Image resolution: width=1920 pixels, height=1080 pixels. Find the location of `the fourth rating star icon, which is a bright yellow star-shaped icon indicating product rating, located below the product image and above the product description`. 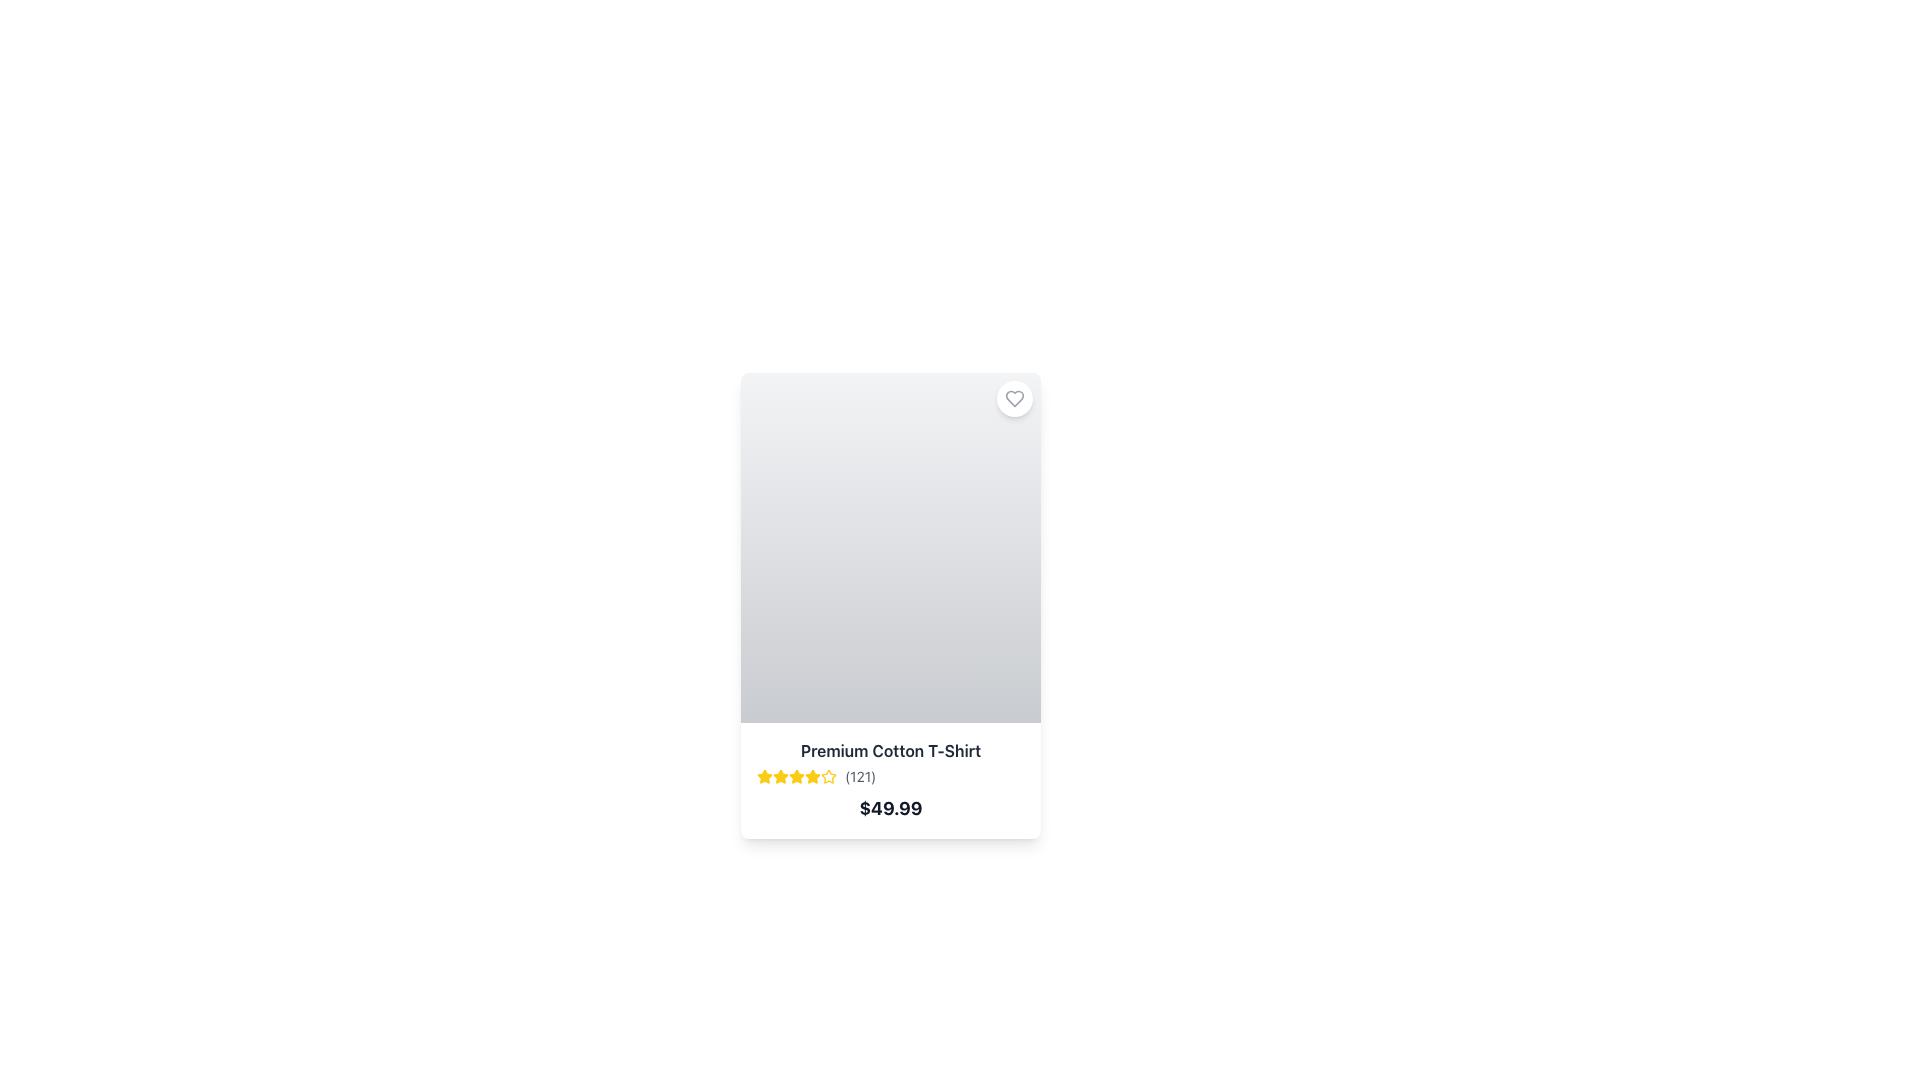

the fourth rating star icon, which is a bright yellow star-shaped icon indicating product rating, located below the product image and above the product description is located at coordinates (812, 775).